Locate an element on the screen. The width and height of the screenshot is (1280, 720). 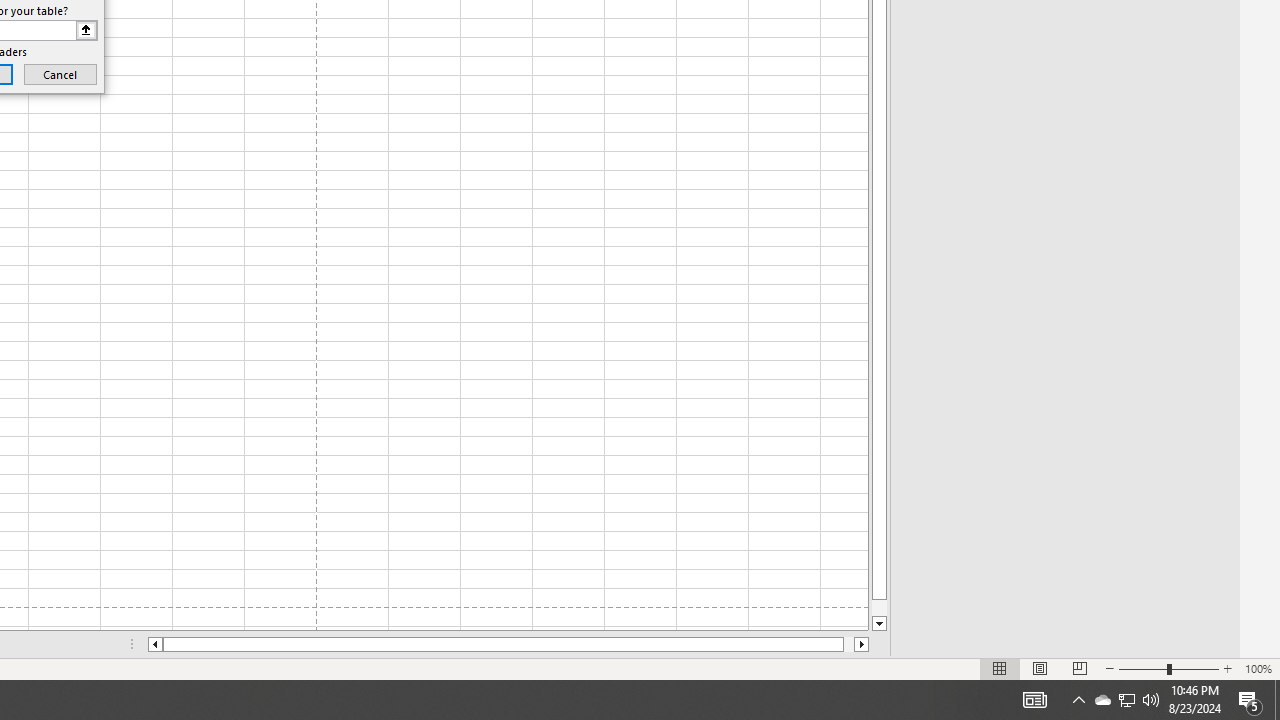
'Zoom Out' is located at coordinates (1143, 669).